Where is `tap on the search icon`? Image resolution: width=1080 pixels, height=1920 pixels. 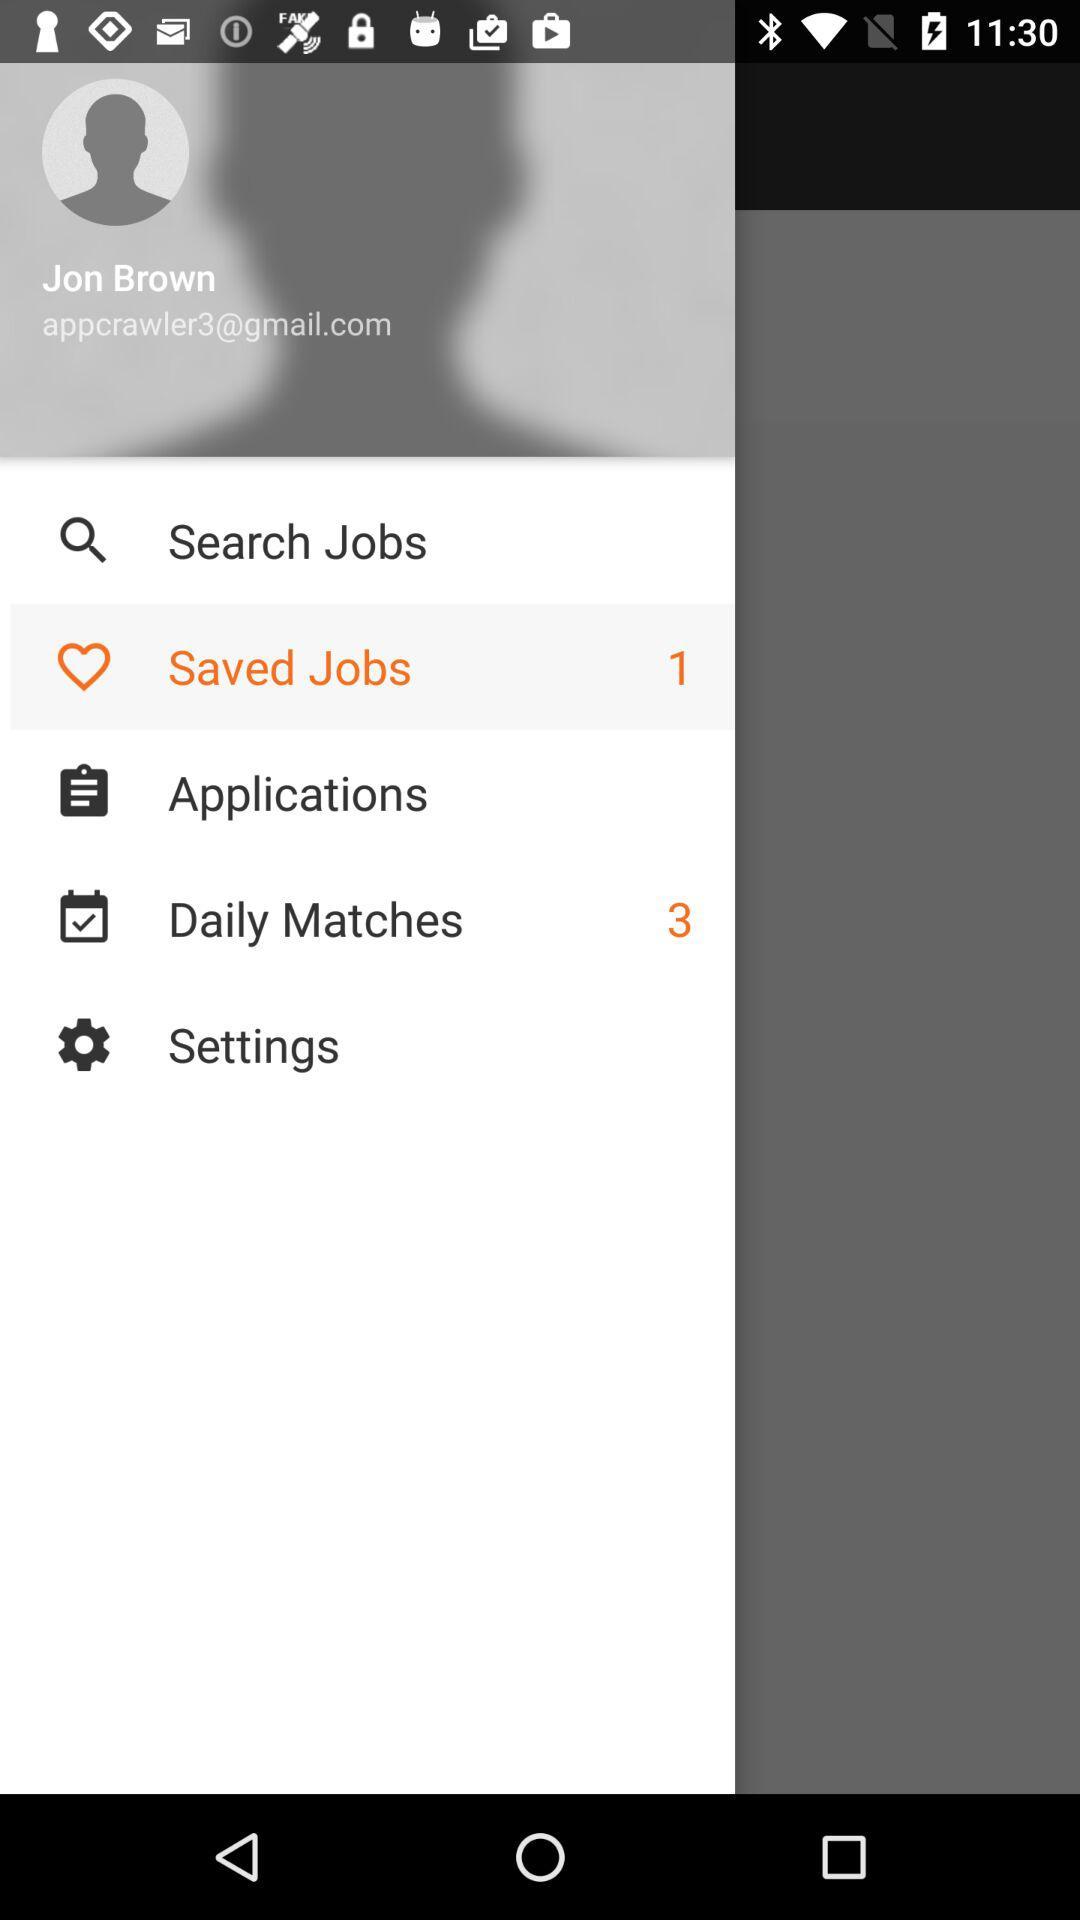
tap on the search icon is located at coordinates (83, 540).